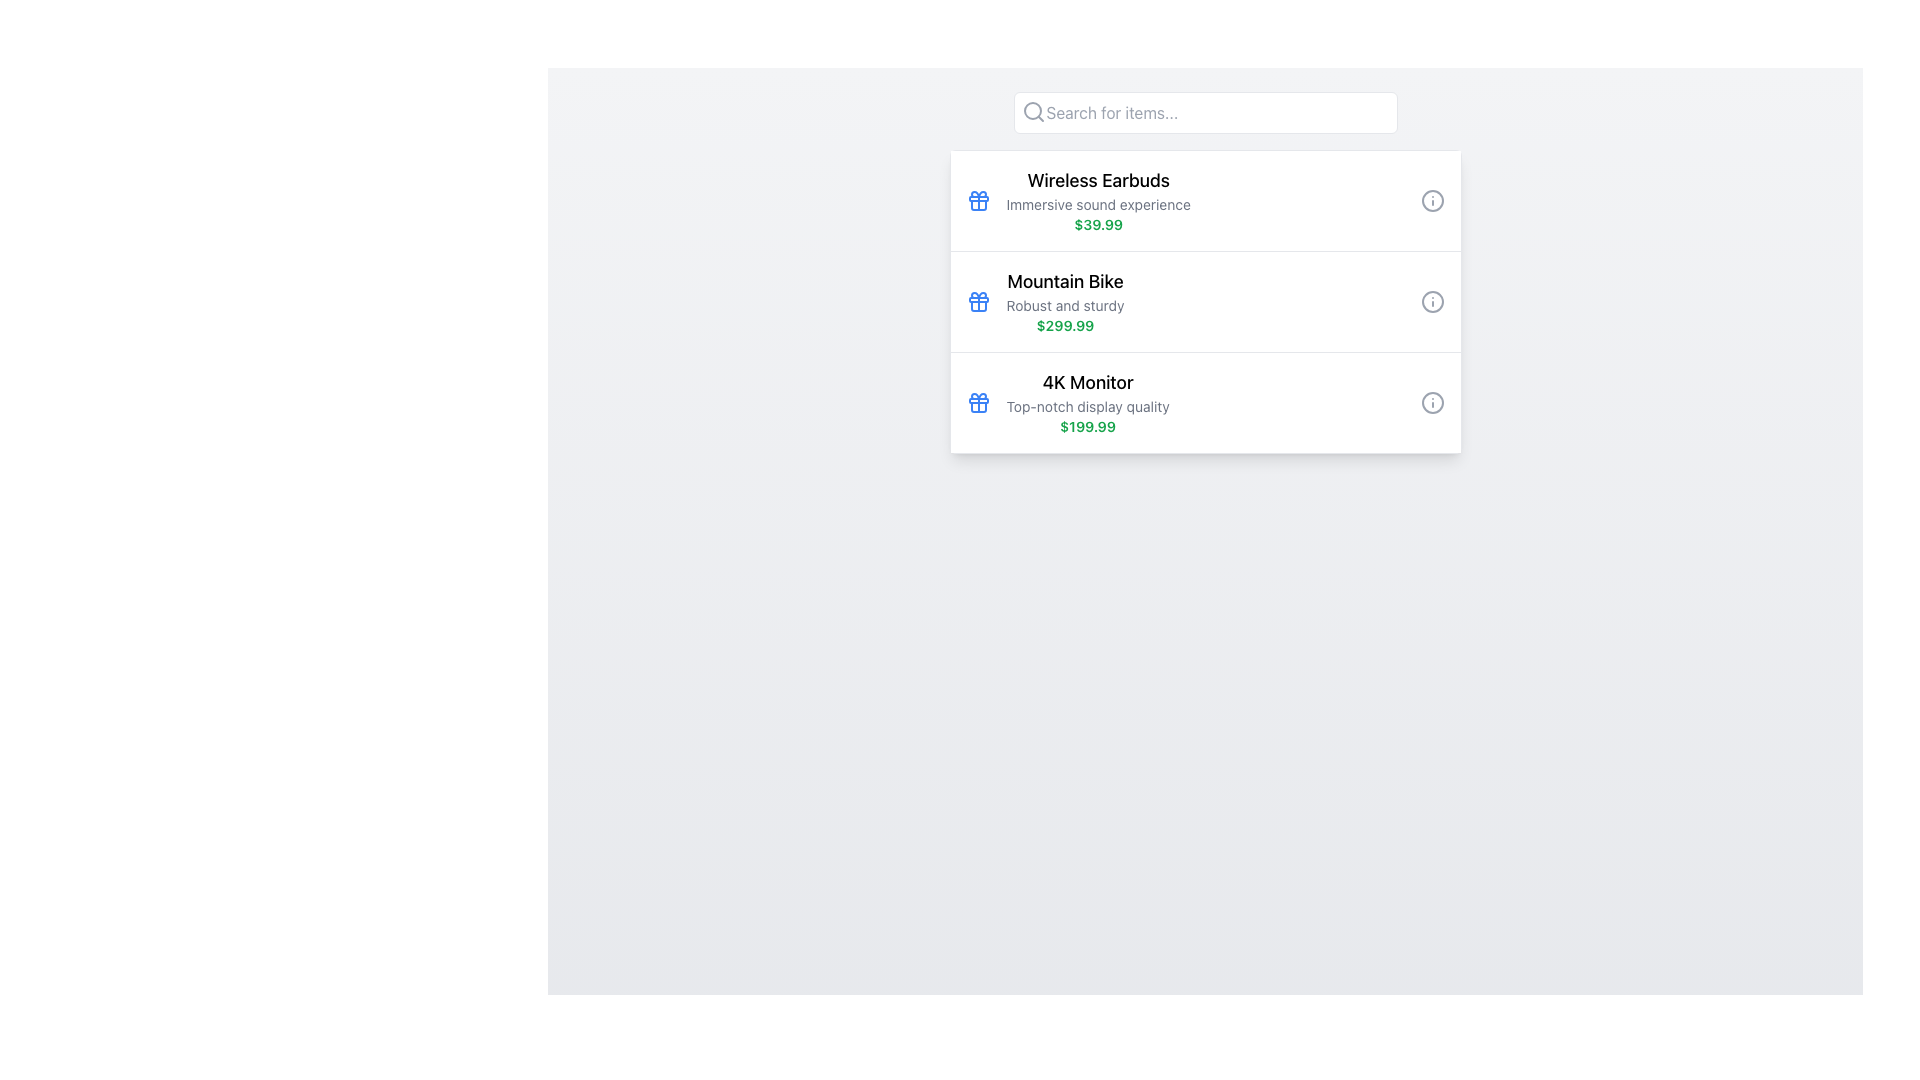  I want to click on the informational icon styled as a circle with a dotted symbol inside it, located at the right end of the '4K Monitor' product list item, so click(1431, 402).